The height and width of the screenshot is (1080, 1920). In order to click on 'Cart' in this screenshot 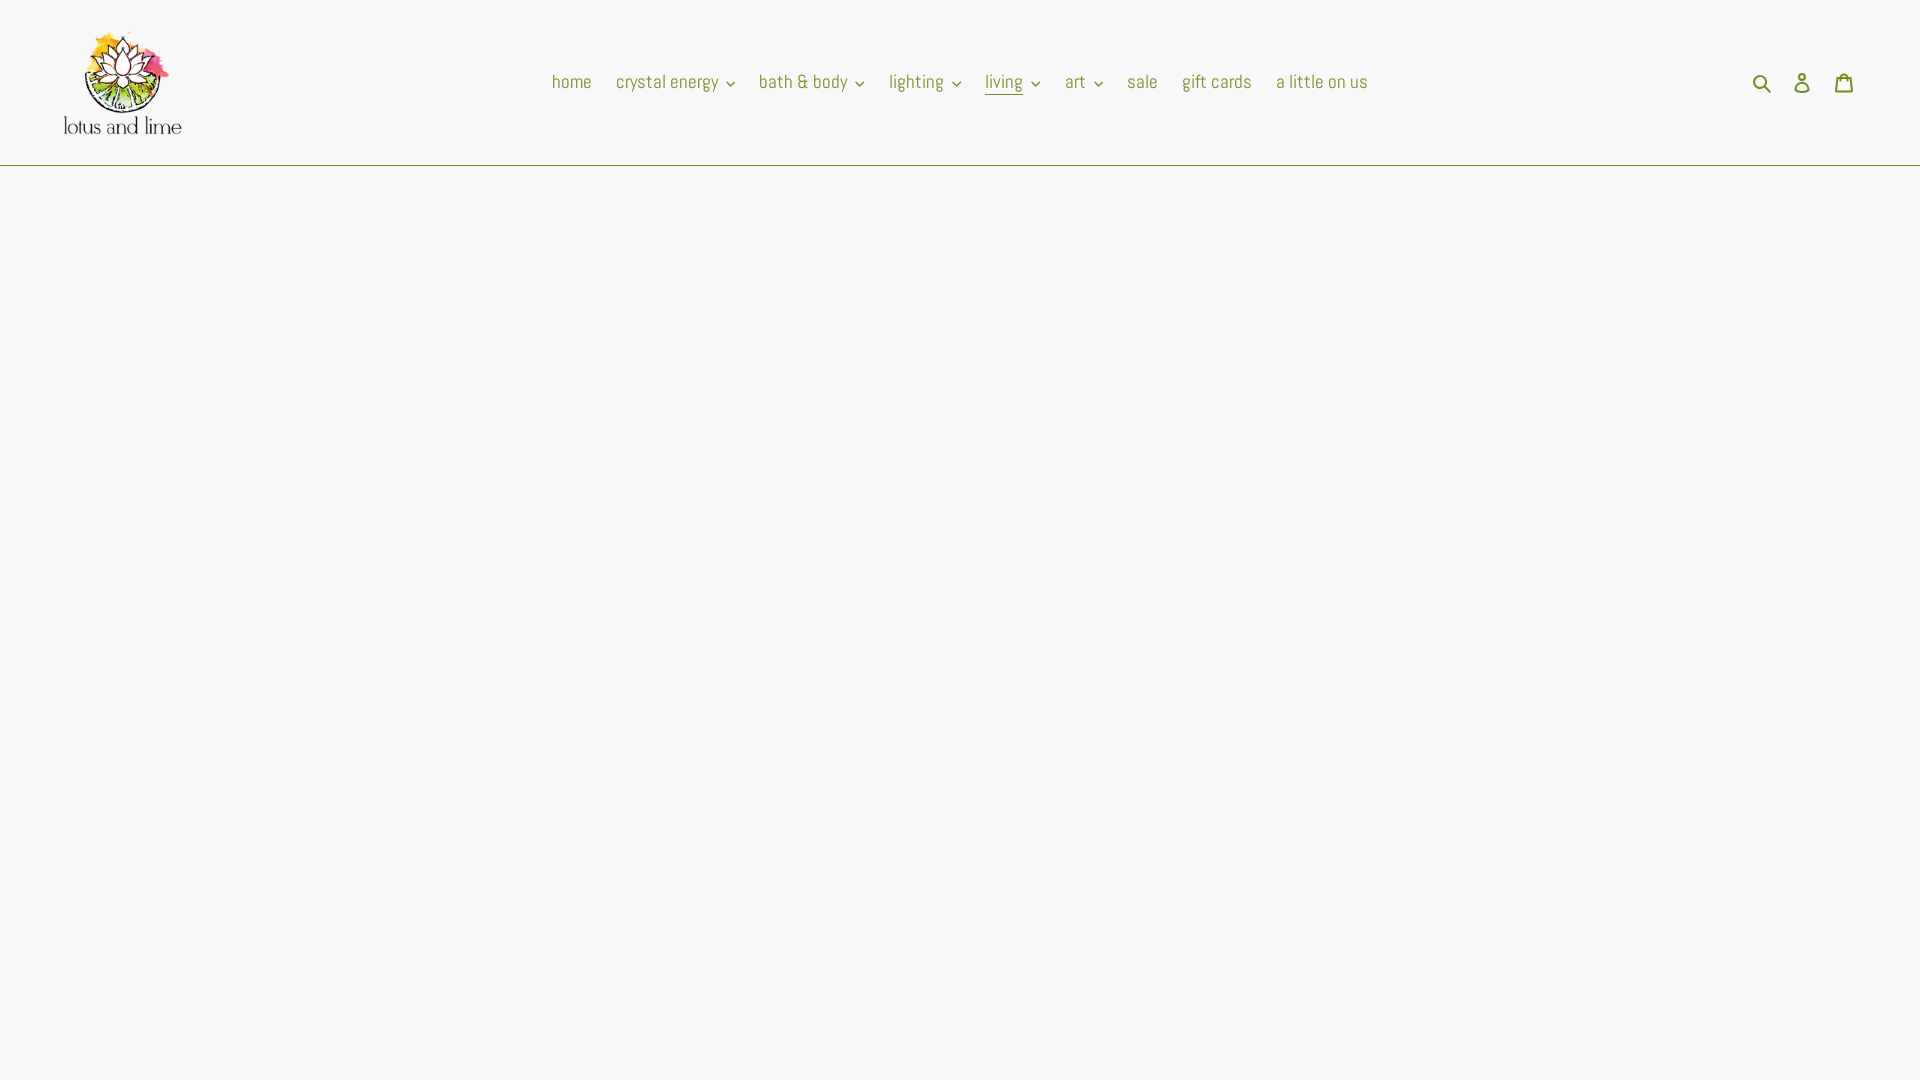, I will do `click(1842, 81)`.